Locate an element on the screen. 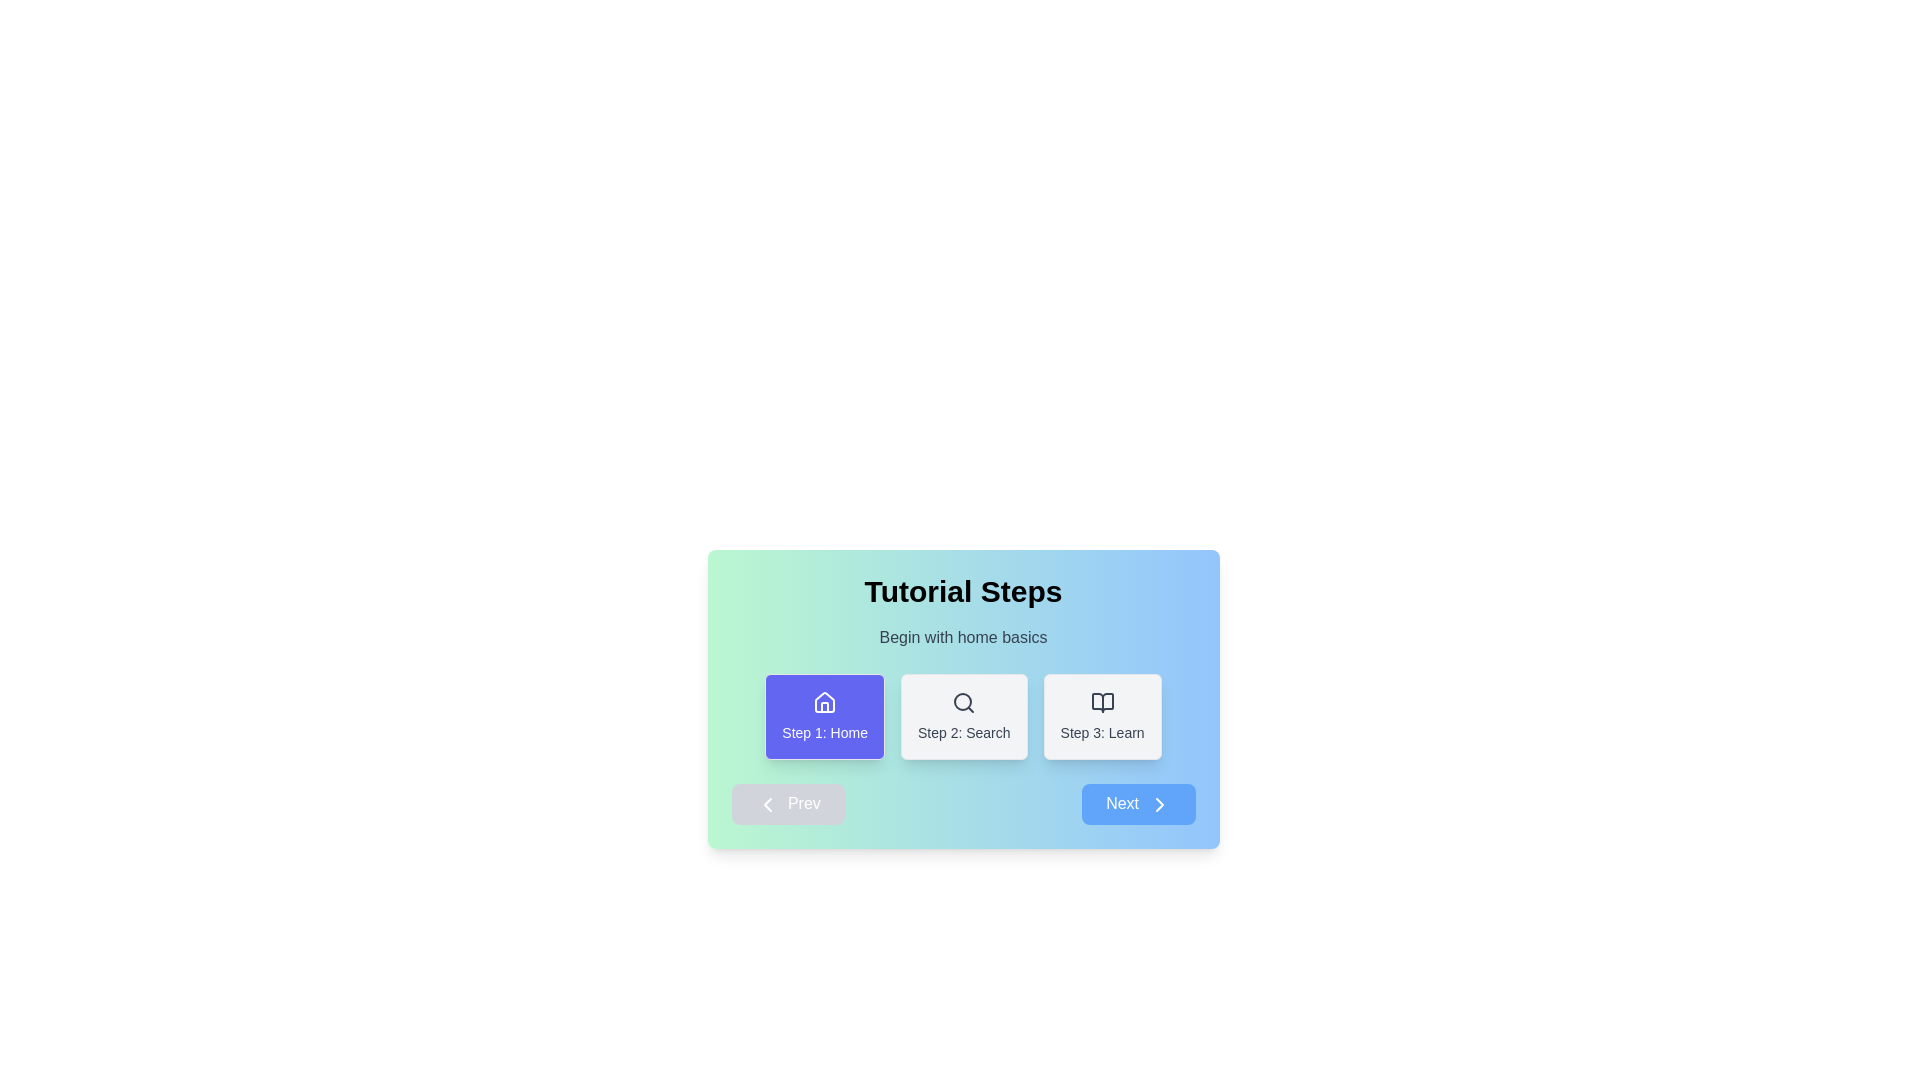  the tutorial step 3 to view its details is located at coordinates (1102, 716).